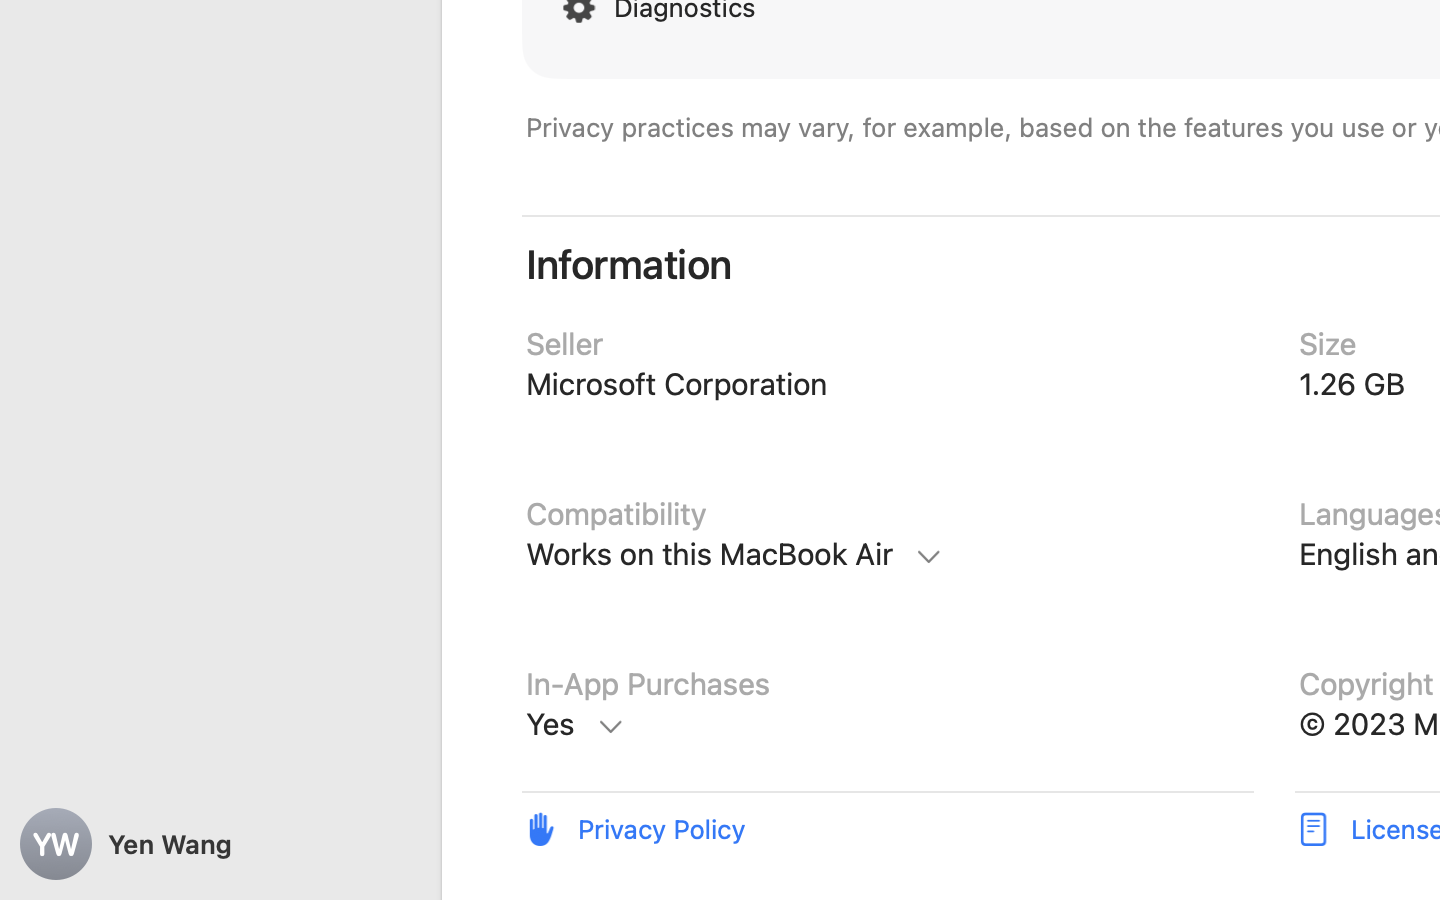 The width and height of the screenshot is (1440, 900). What do you see at coordinates (220, 844) in the screenshot?
I see `'Yen Wang'` at bounding box center [220, 844].